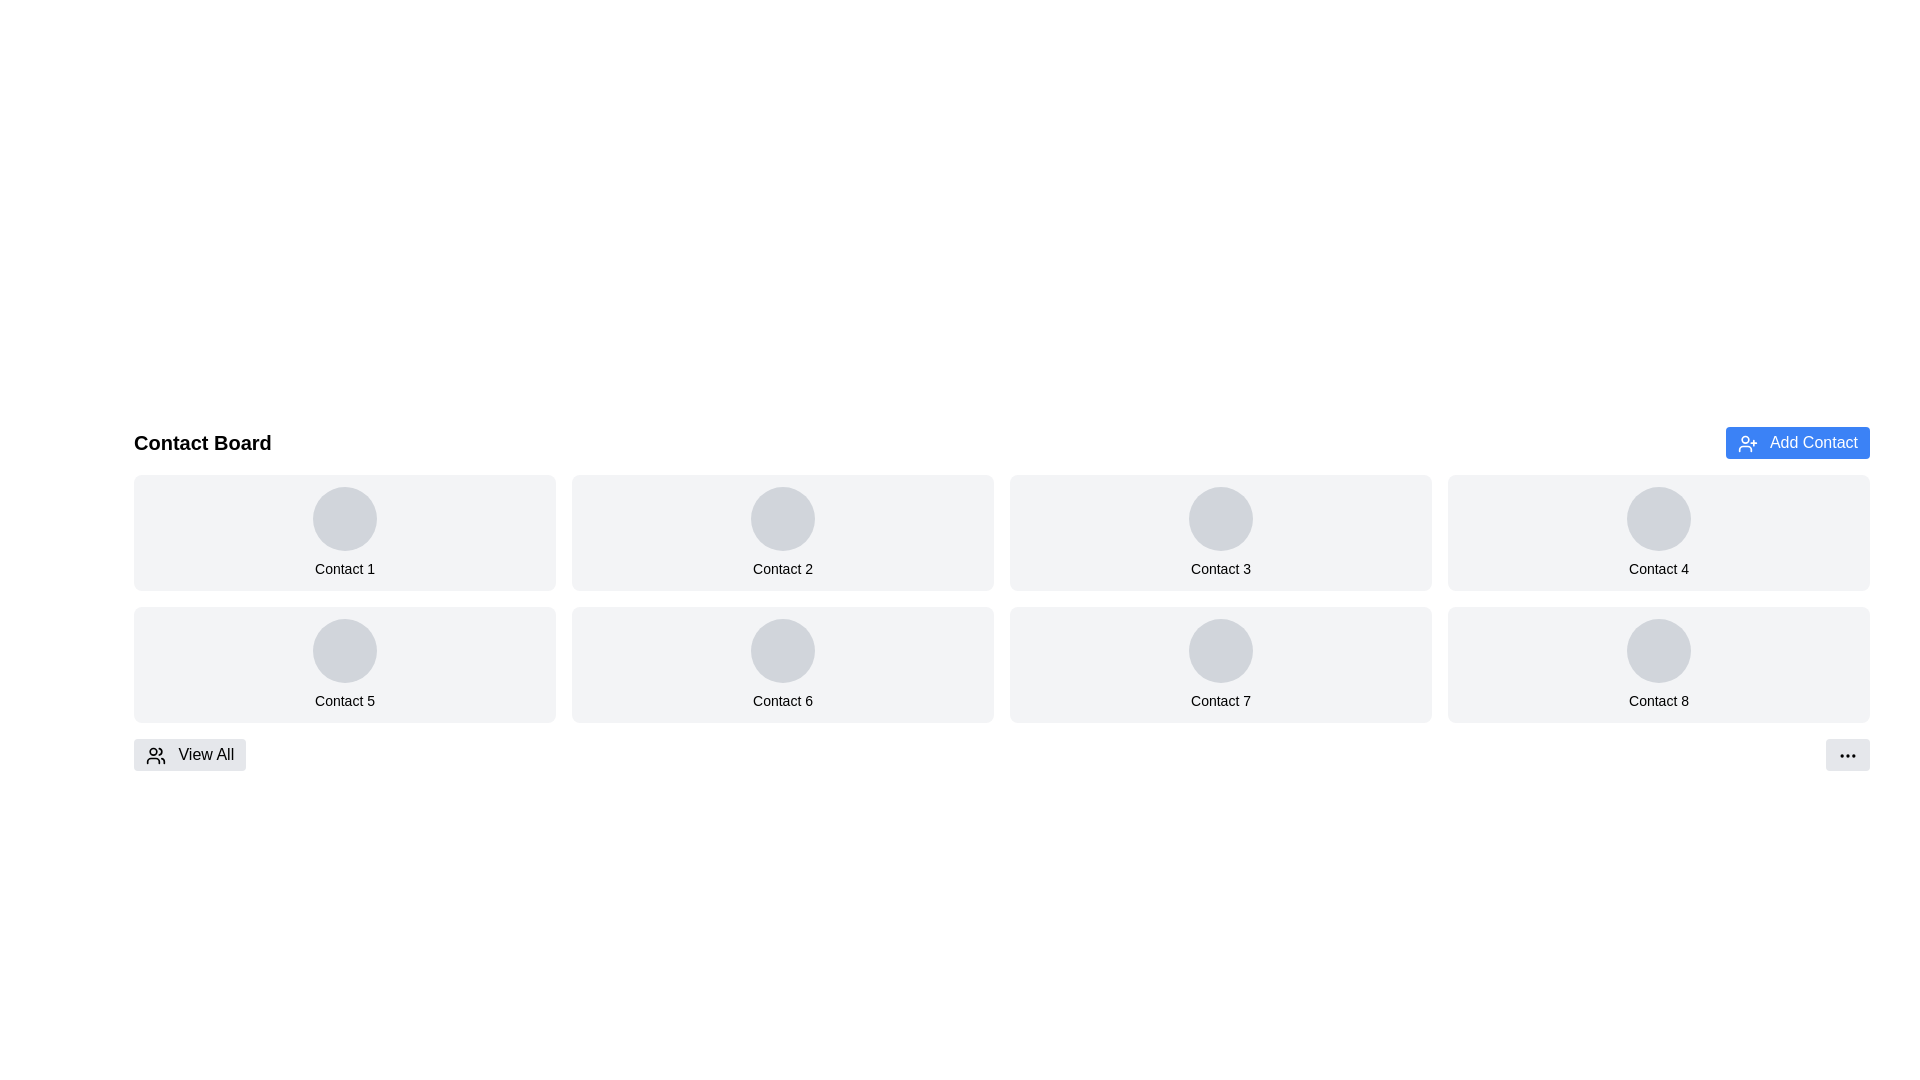 This screenshot has width=1920, height=1080. Describe the element at coordinates (155, 755) in the screenshot. I see `the button that includes the group representation icon located to the left of the 'View All' text` at that location.